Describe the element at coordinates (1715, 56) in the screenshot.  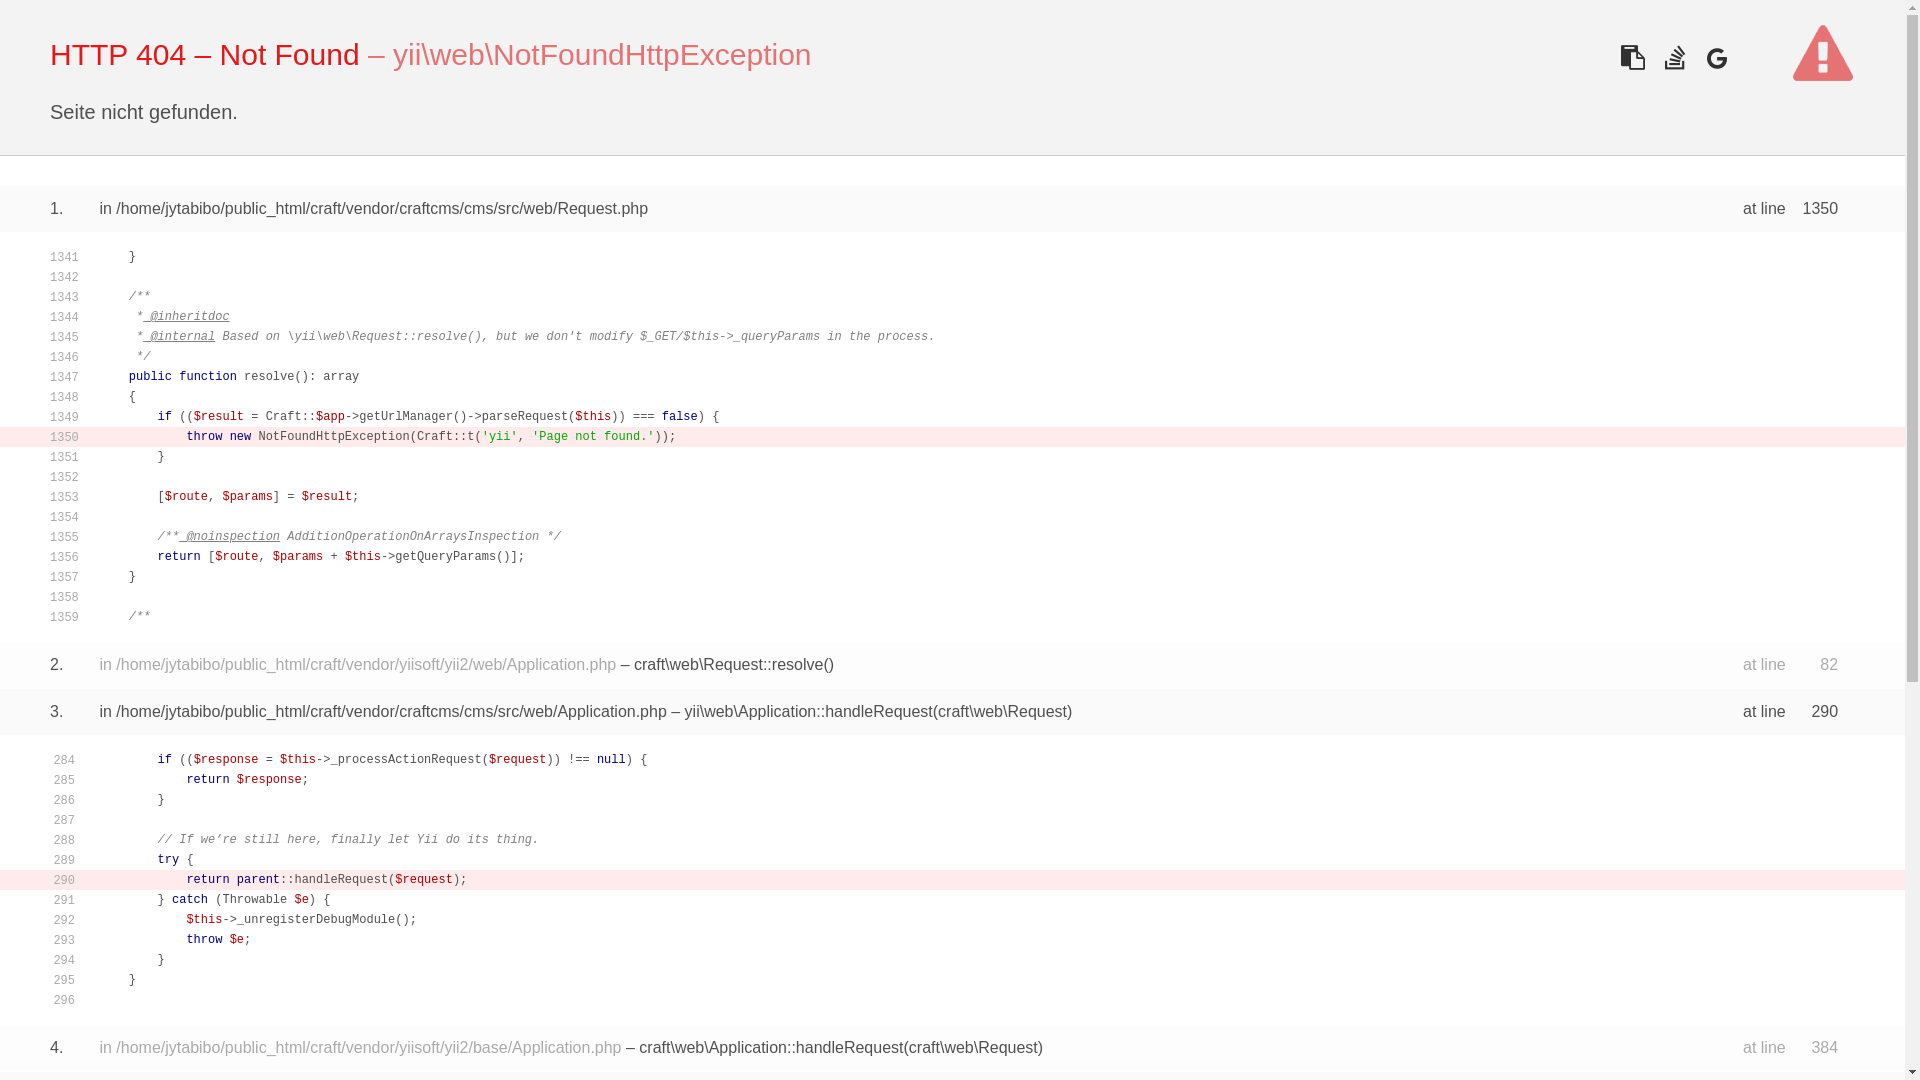
I see `'Search error on Google'` at that location.